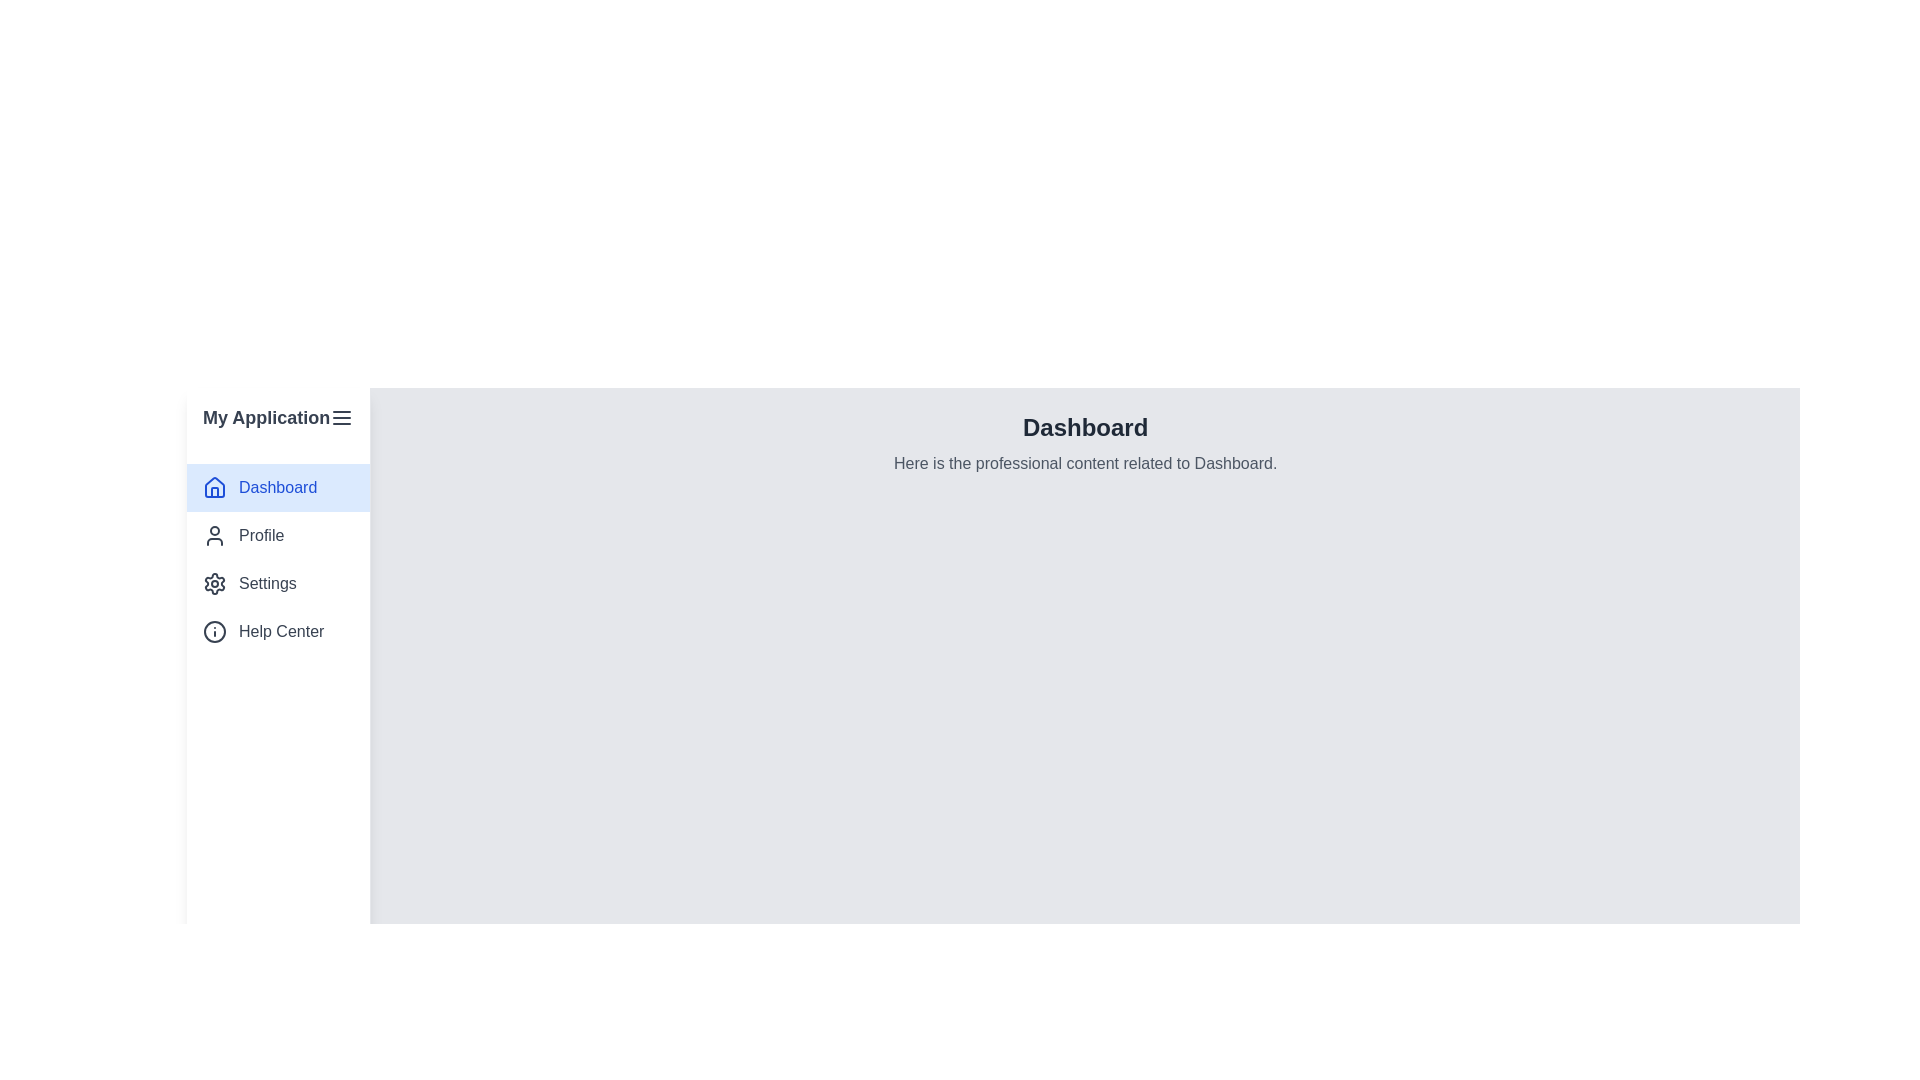  I want to click on the last Sidebar Menu Item that navigates to the Help Center, so click(277, 632).